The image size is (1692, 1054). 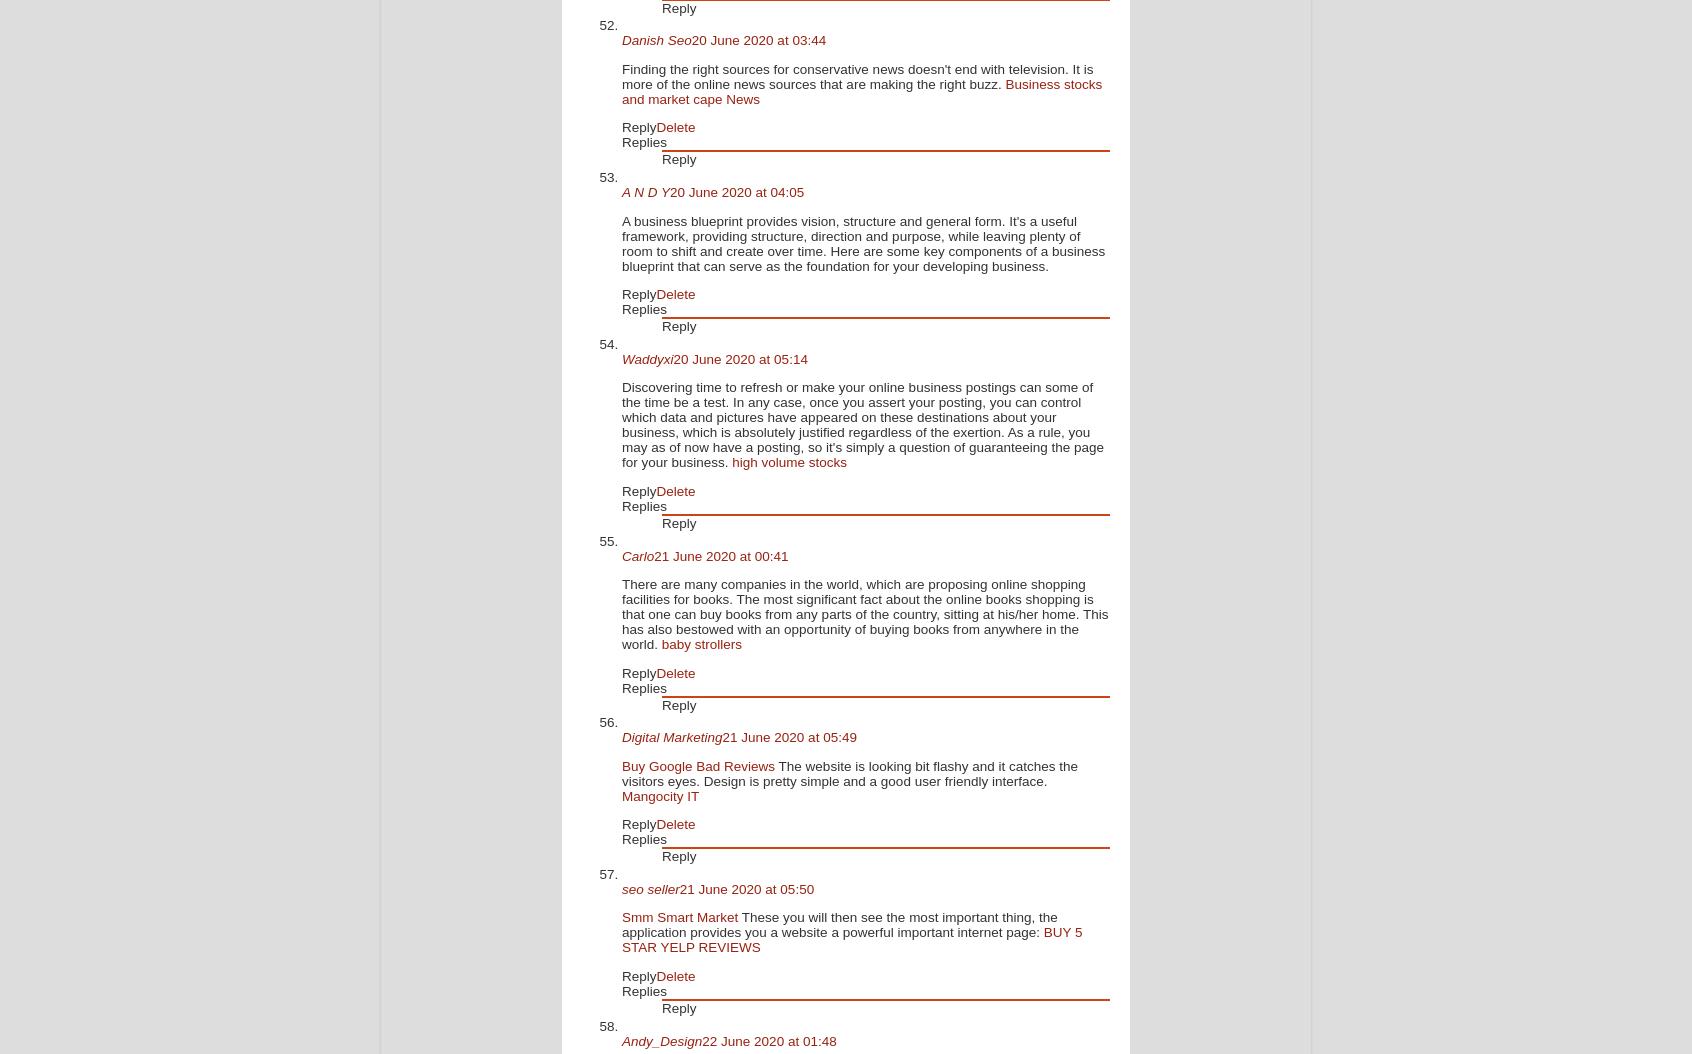 What do you see at coordinates (863, 613) in the screenshot?
I see `'There are many companies in the world, which are proposing online shopping facilities for books. The most significant fact about the online books shopping is that one can buy books from any parts of the country, sitting at his/her home. This has also bestowed with an opportunity of buying books from anywhere in the world.'` at bounding box center [863, 613].